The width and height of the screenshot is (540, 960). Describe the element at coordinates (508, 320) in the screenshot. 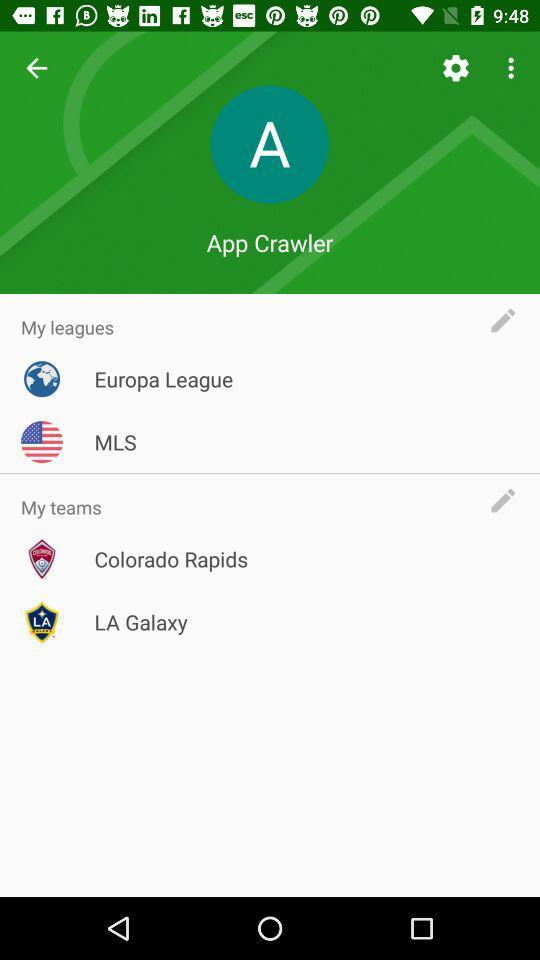

I see `text the app` at that location.